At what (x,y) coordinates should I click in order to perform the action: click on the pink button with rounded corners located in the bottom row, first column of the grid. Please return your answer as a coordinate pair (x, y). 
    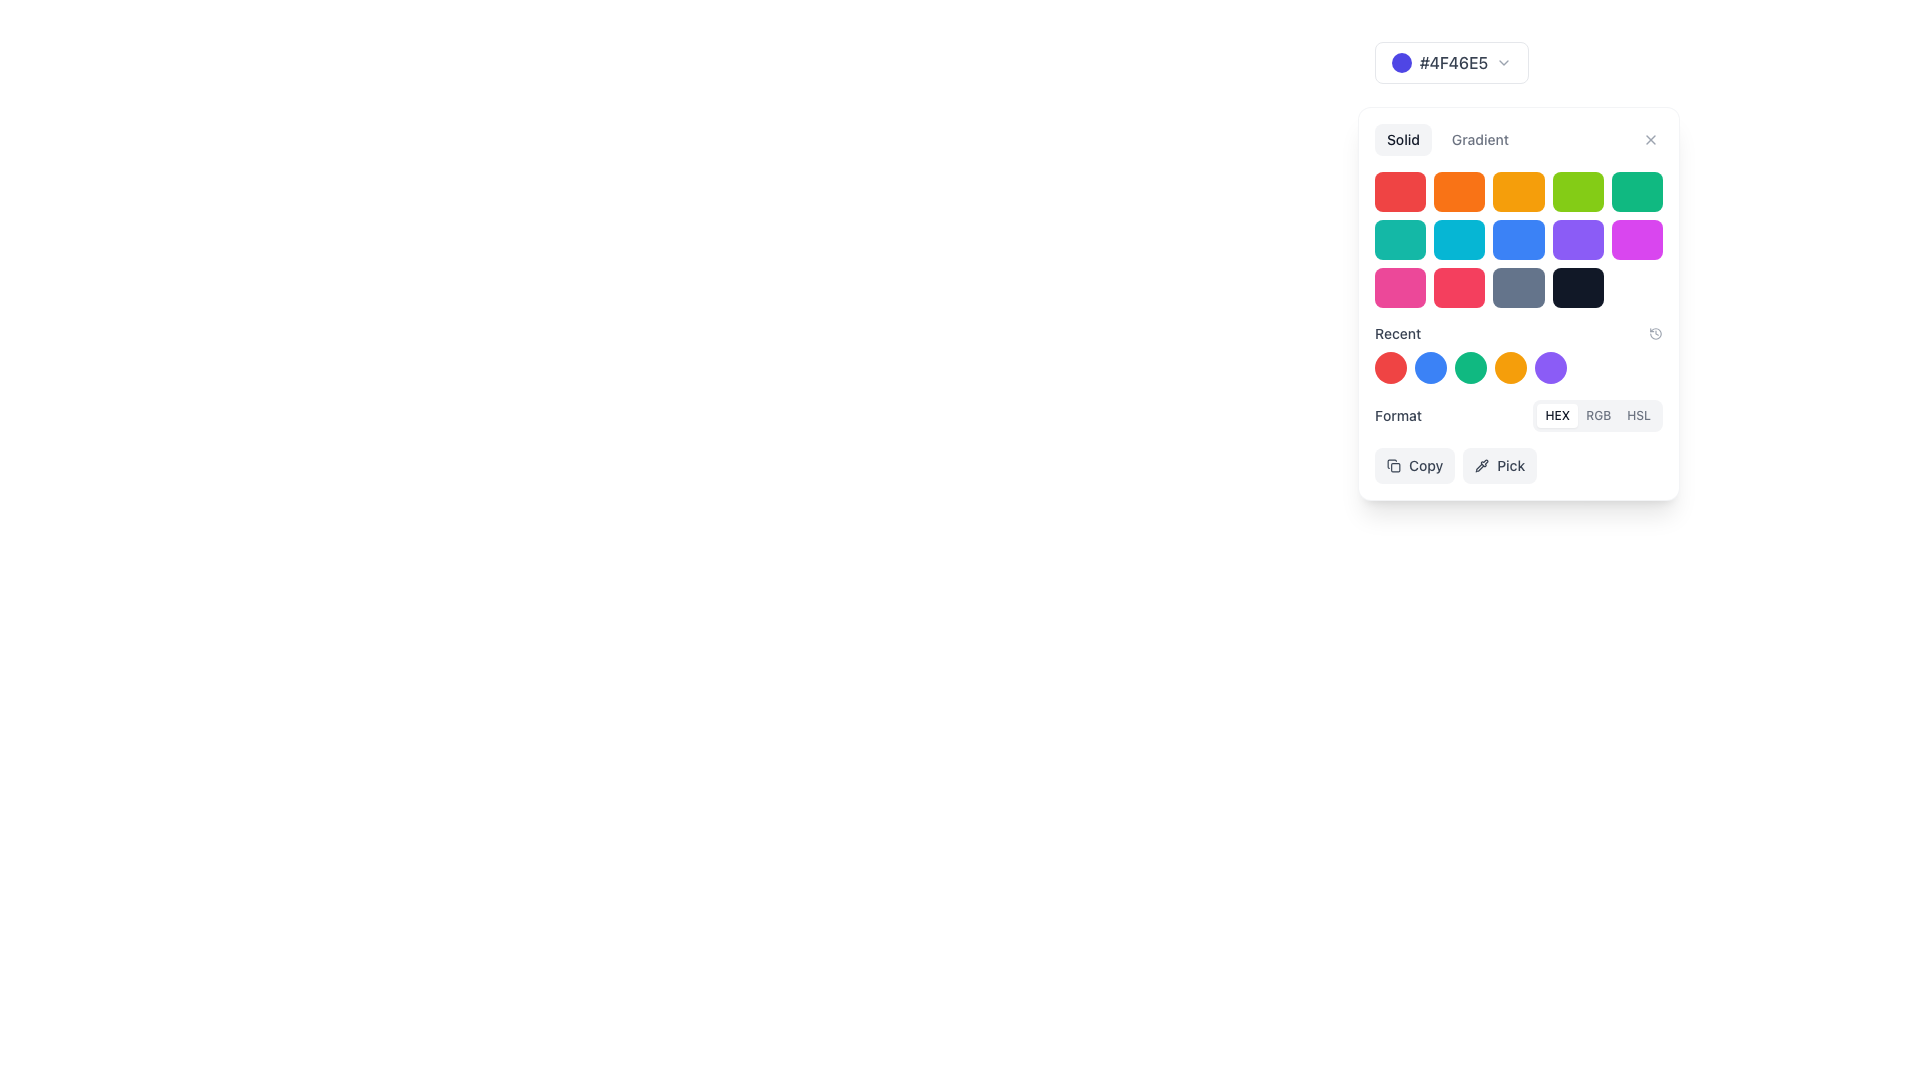
    Looking at the image, I should click on (1399, 288).